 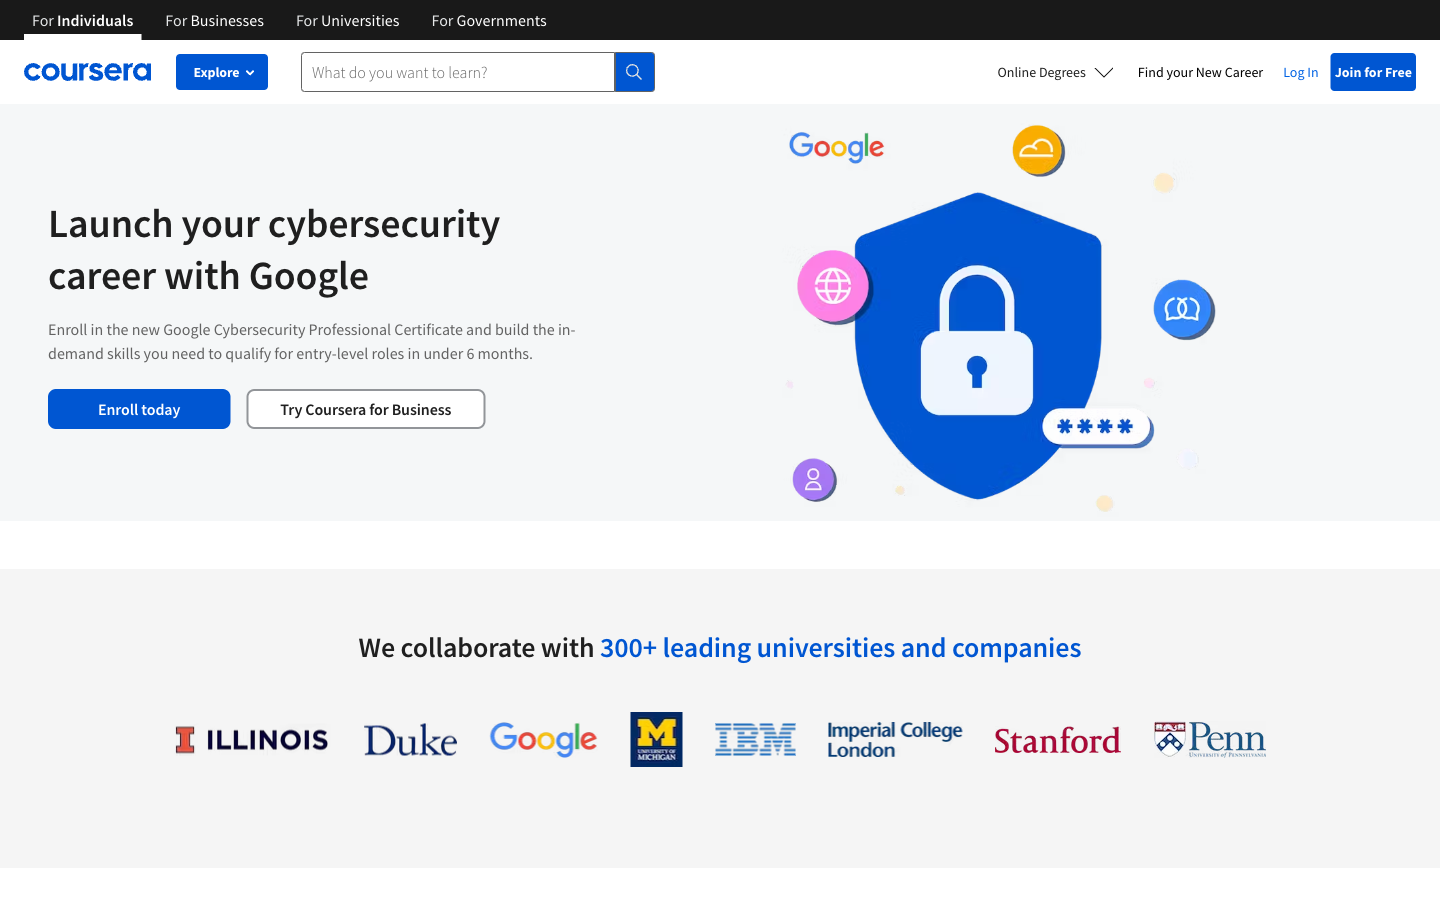 I want to click on Duke University"s Website, so click(x=409, y=738).